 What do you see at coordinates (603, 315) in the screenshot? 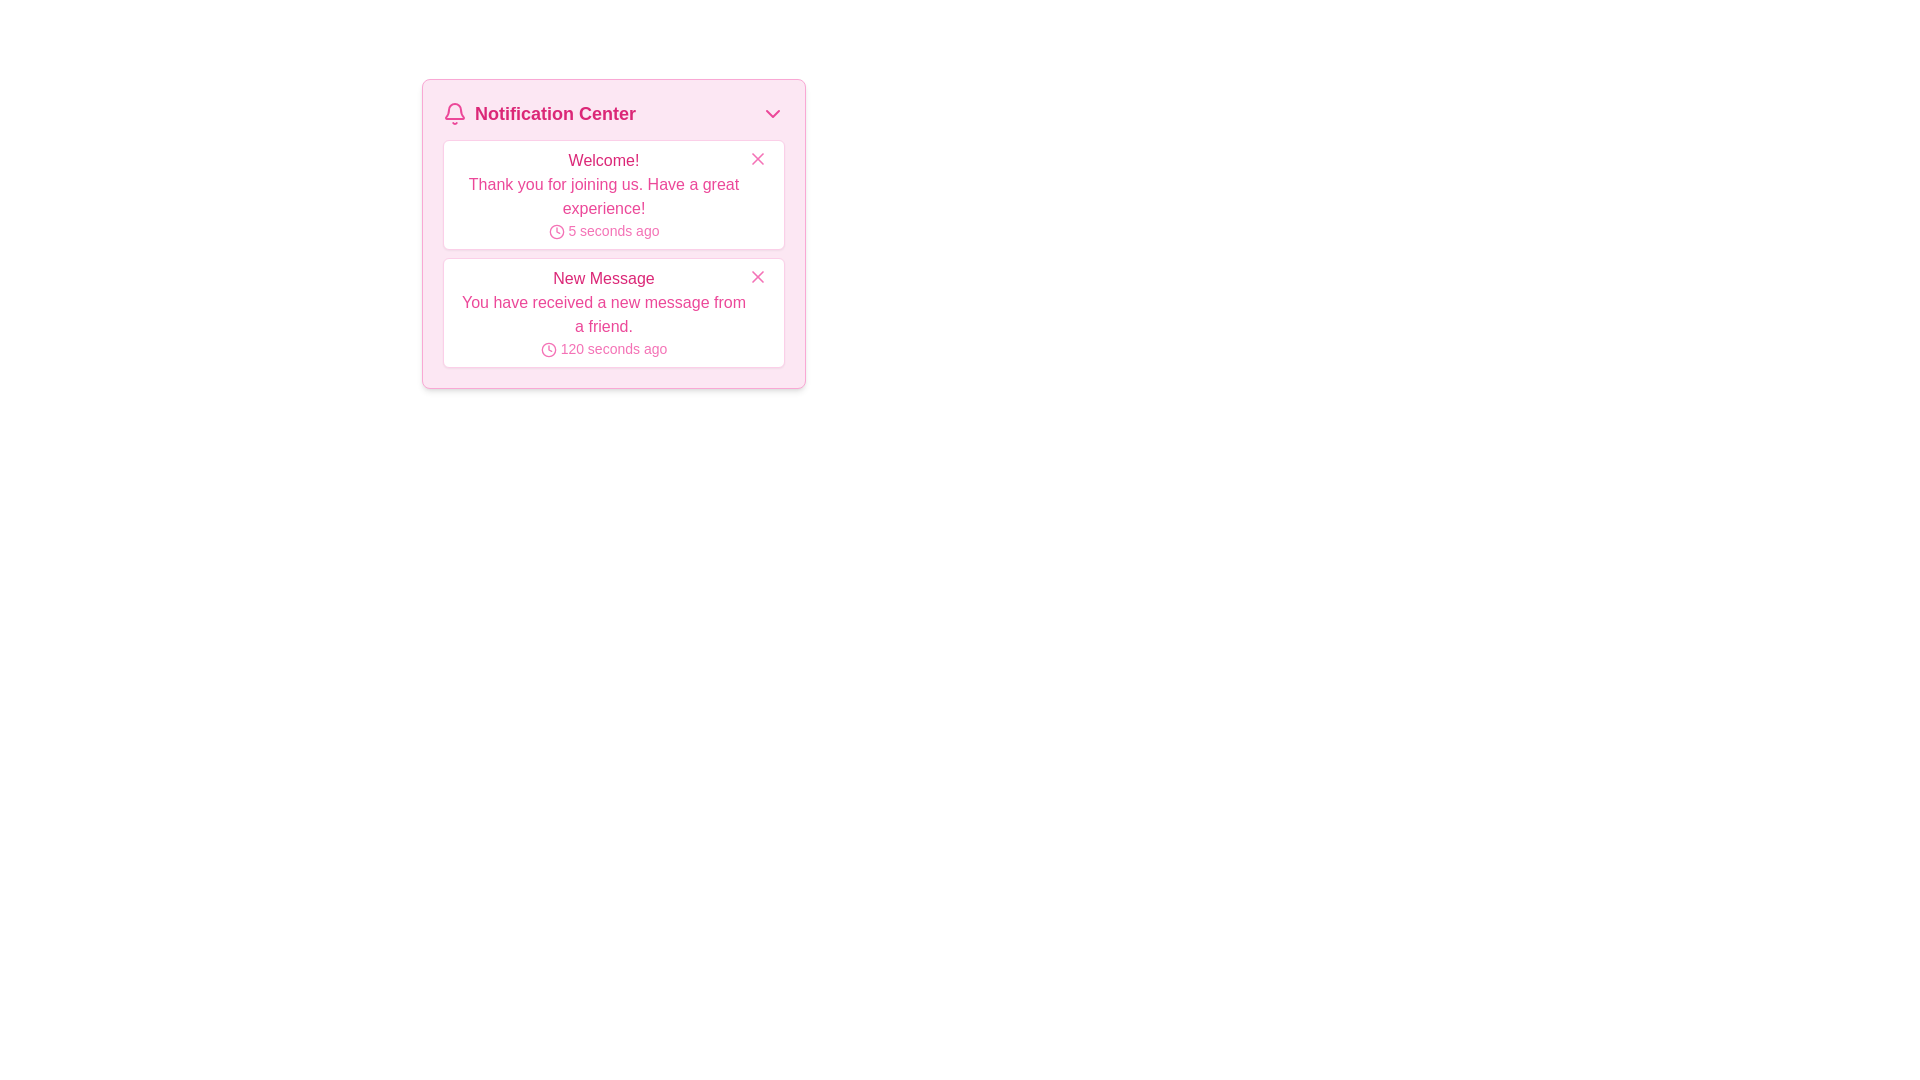
I see `text label displaying the content of a received message located below the 'New Message' title in the pink-themed notification card` at bounding box center [603, 315].